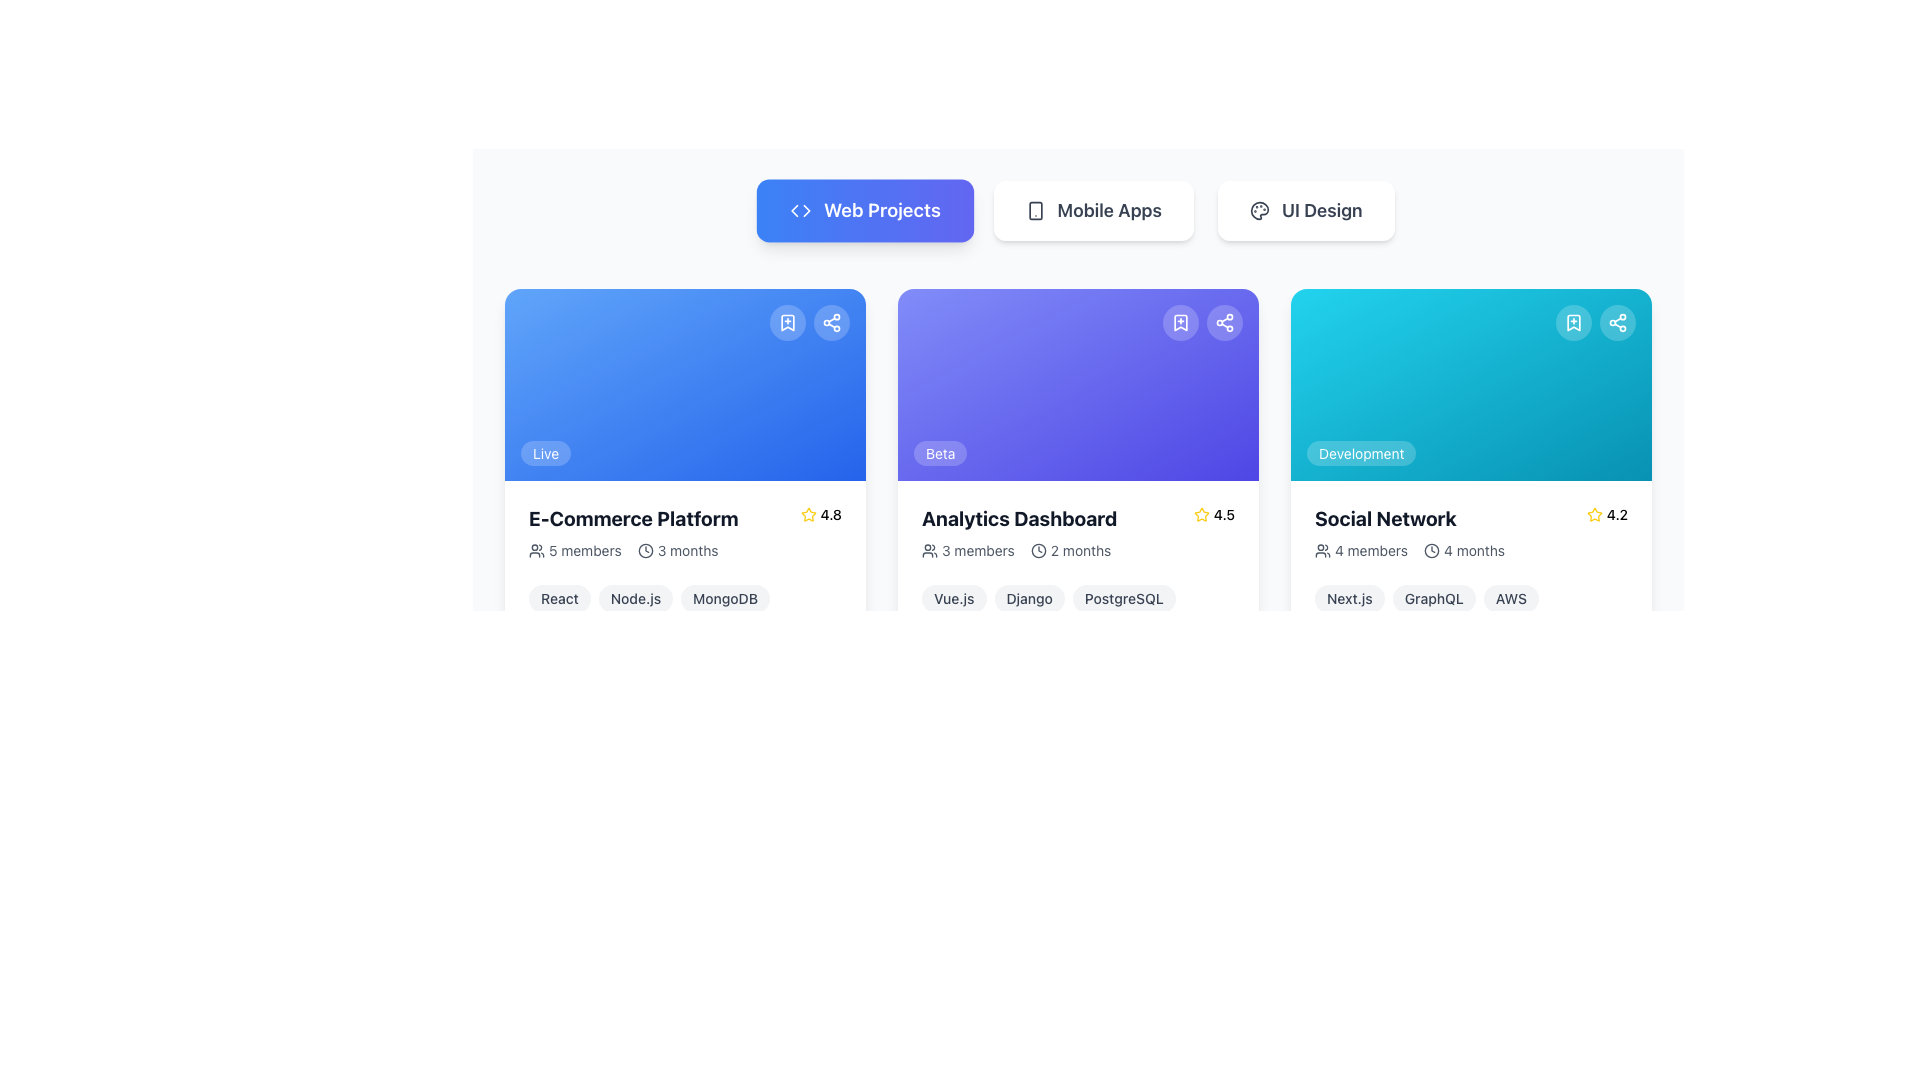  Describe the element at coordinates (786, 322) in the screenshot. I see `the white bookmark icon in the top-right corner of the 'E-Commerce Platform' card` at that location.